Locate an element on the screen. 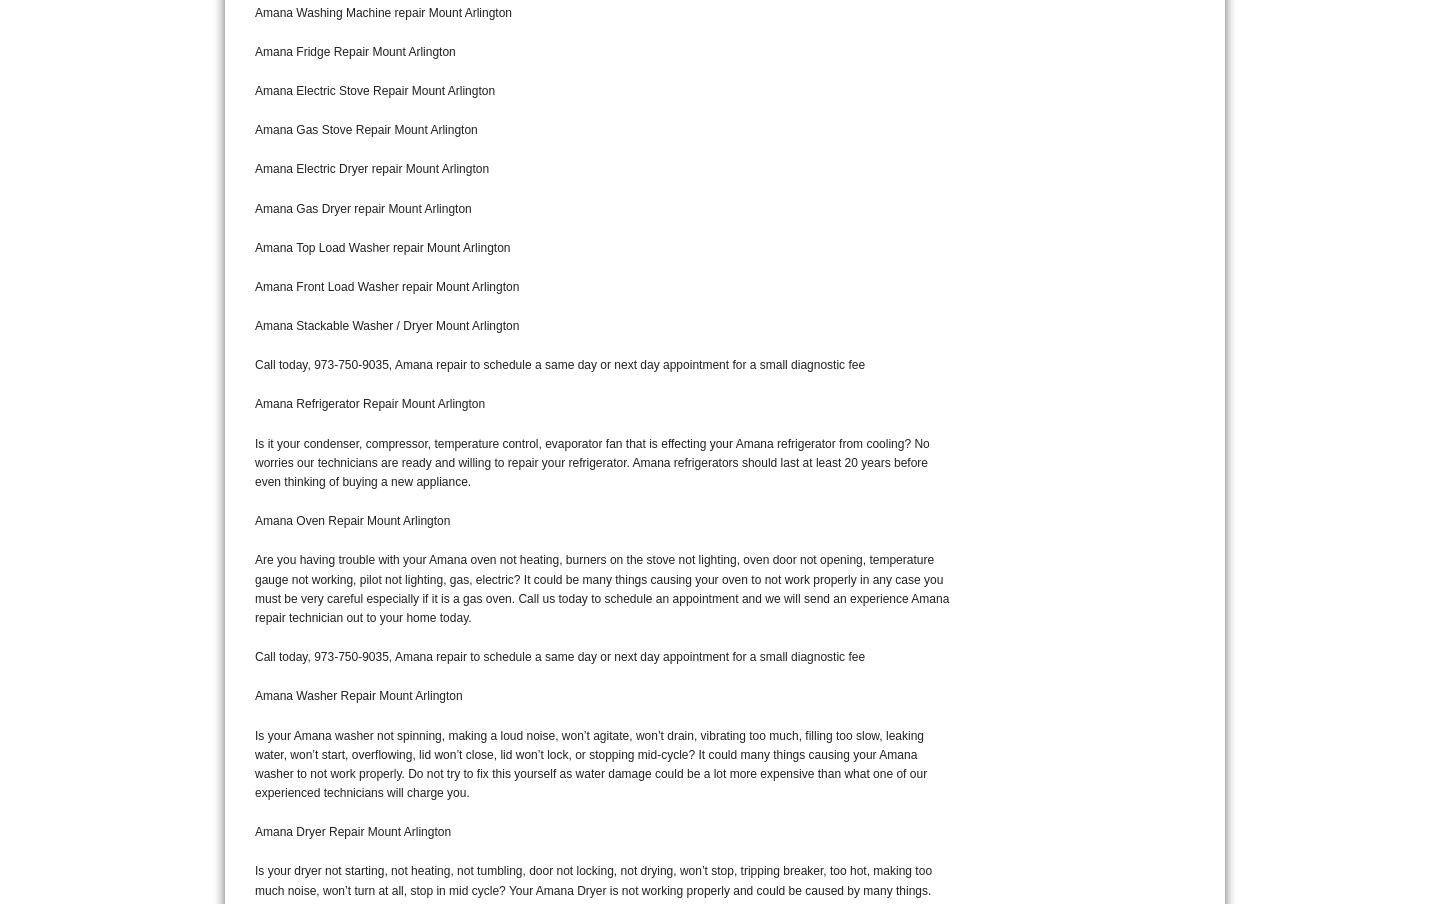  'Is your Amana washer not spinning, making a loud noise, won’t agitate, won’t drain, vibrating too much, filling too slow, leaking water, won’t start, overflowing, lid won’t close, lid won’t lock, or stopping mid-cycle? It could many things causing your Amana washer to not work properly. Do not try to fix this yourself as water damage could be a lot more expensive than what one of our experienced technicians will charge you.' is located at coordinates (591, 763).